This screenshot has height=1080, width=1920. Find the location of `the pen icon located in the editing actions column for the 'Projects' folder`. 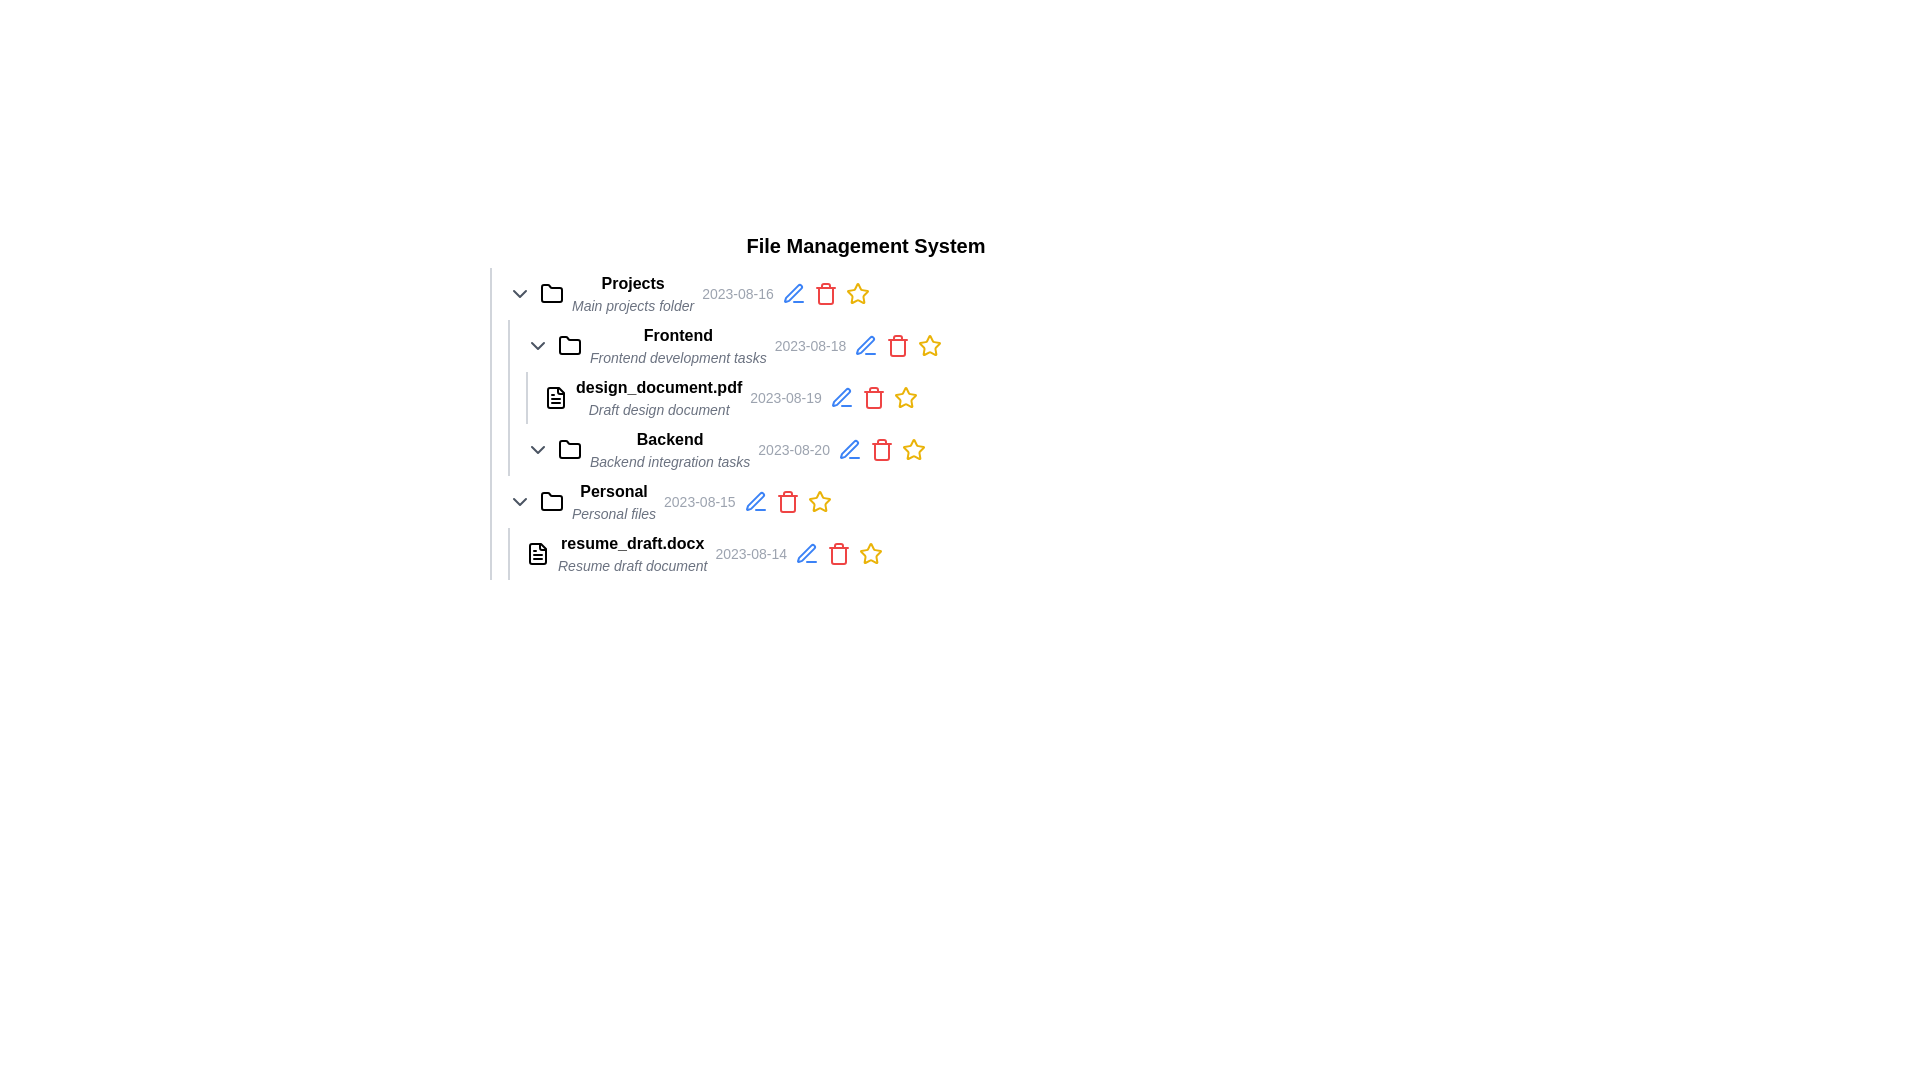

the pen icon located in the editing actions column for the 'Projects' folder is located at coordinates (792, 293).